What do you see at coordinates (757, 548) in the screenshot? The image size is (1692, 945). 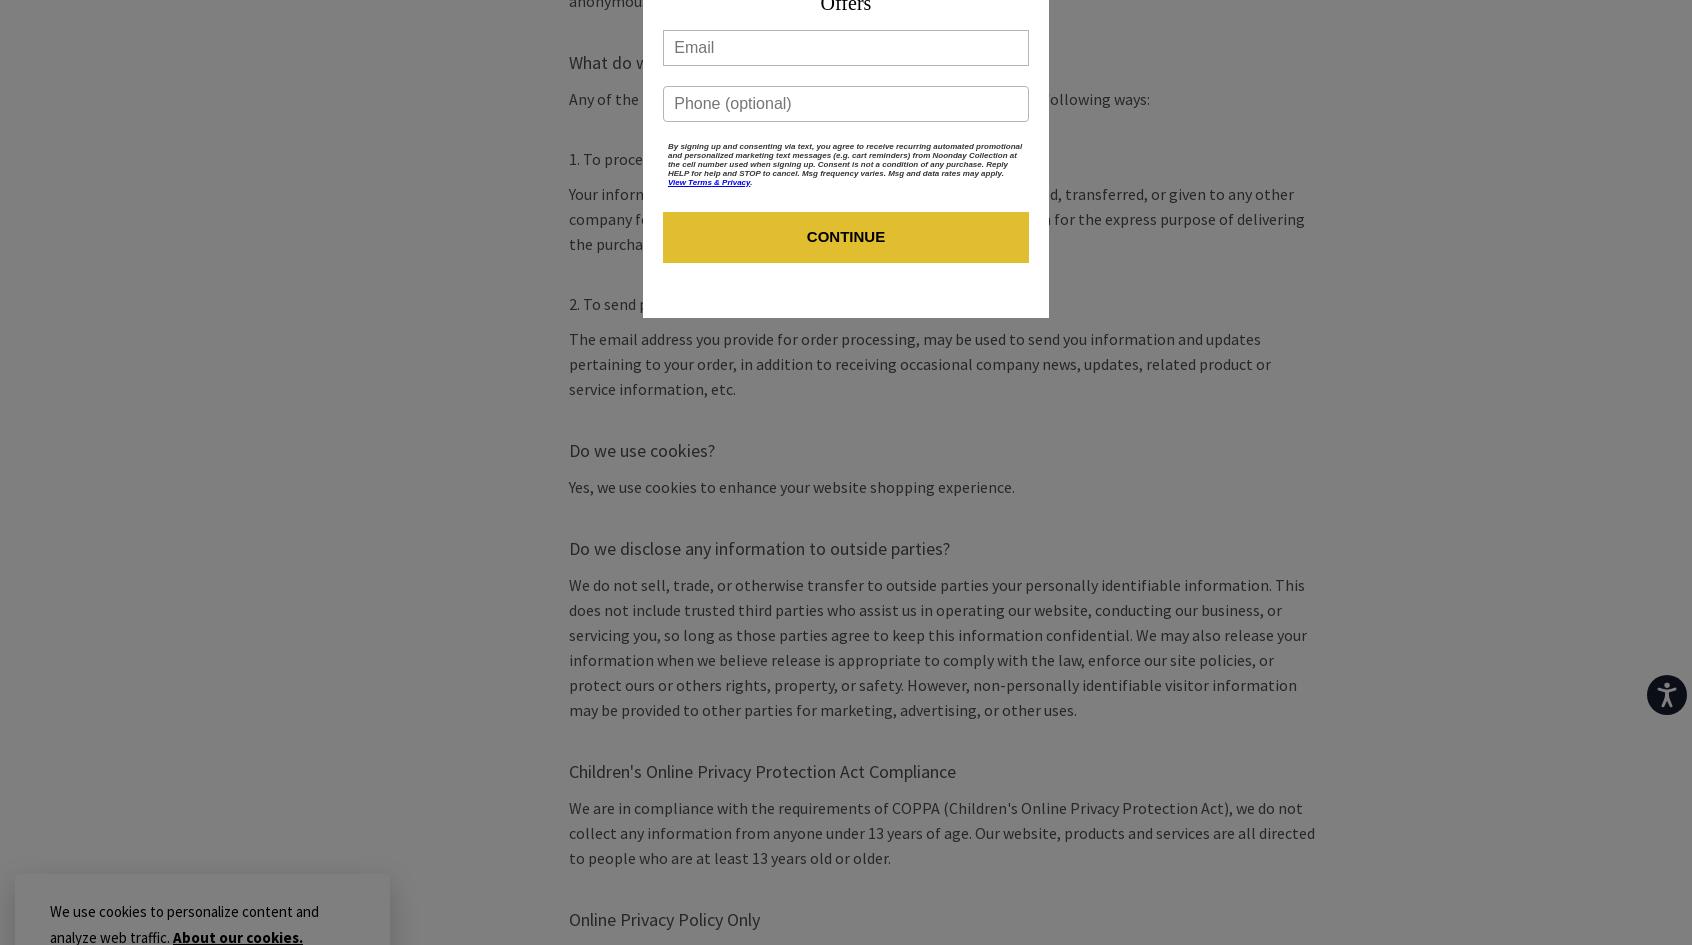 I see `'Do we disclose any information to outside parties?'` at bounding box center [757, 548].